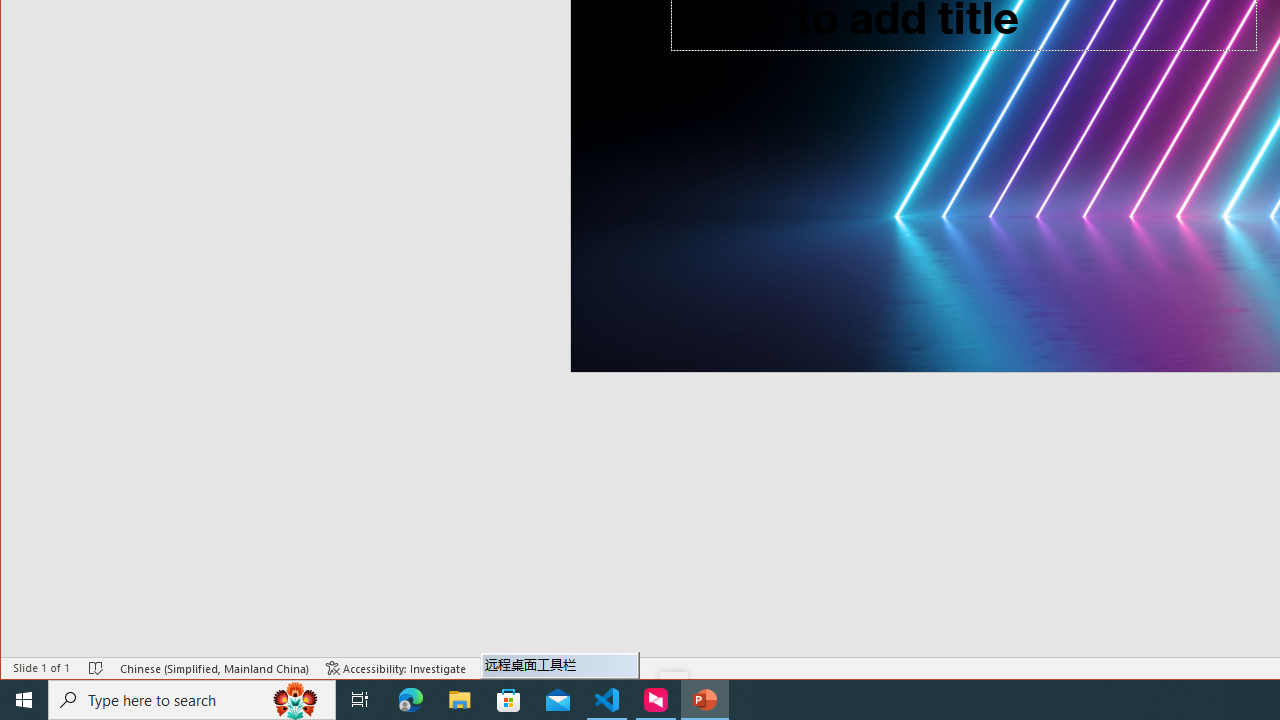  Describe the element at coordinates (410, 698) in the screenshot. I see `'Microsoft Edge'` at that location.